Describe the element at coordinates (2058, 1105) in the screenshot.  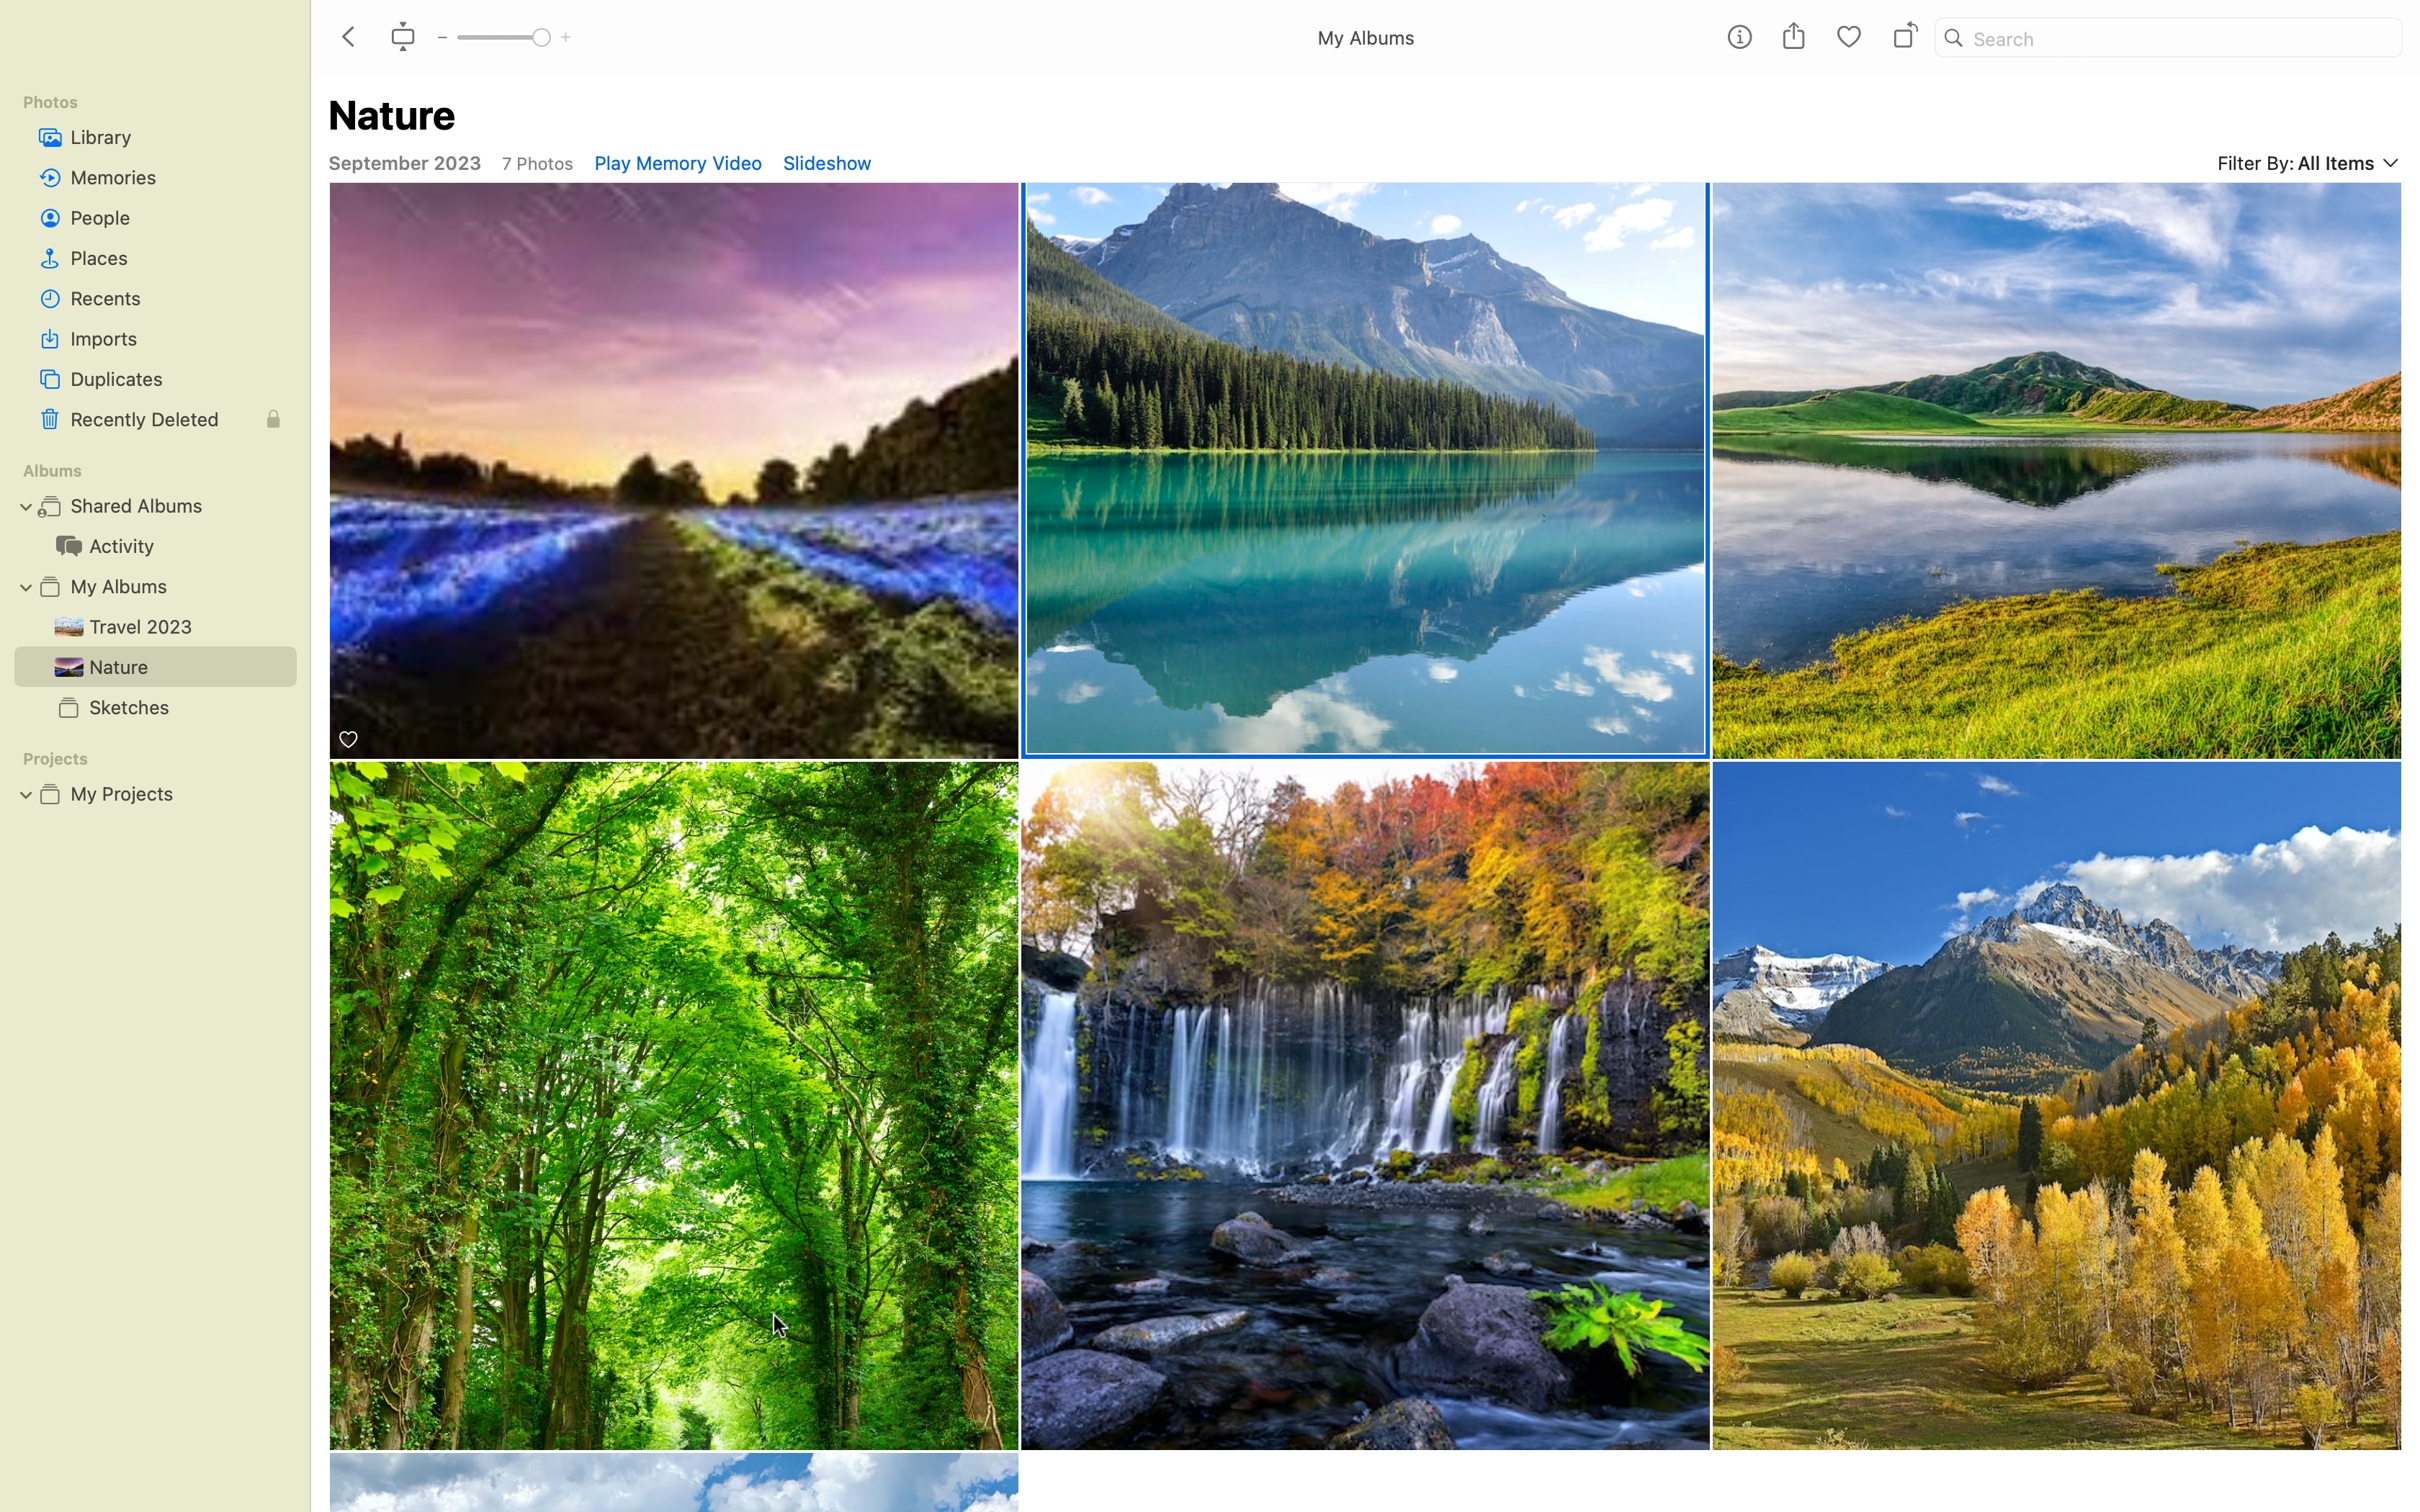
I see `Expand the picture with grasslands by clicking on it` at that location.